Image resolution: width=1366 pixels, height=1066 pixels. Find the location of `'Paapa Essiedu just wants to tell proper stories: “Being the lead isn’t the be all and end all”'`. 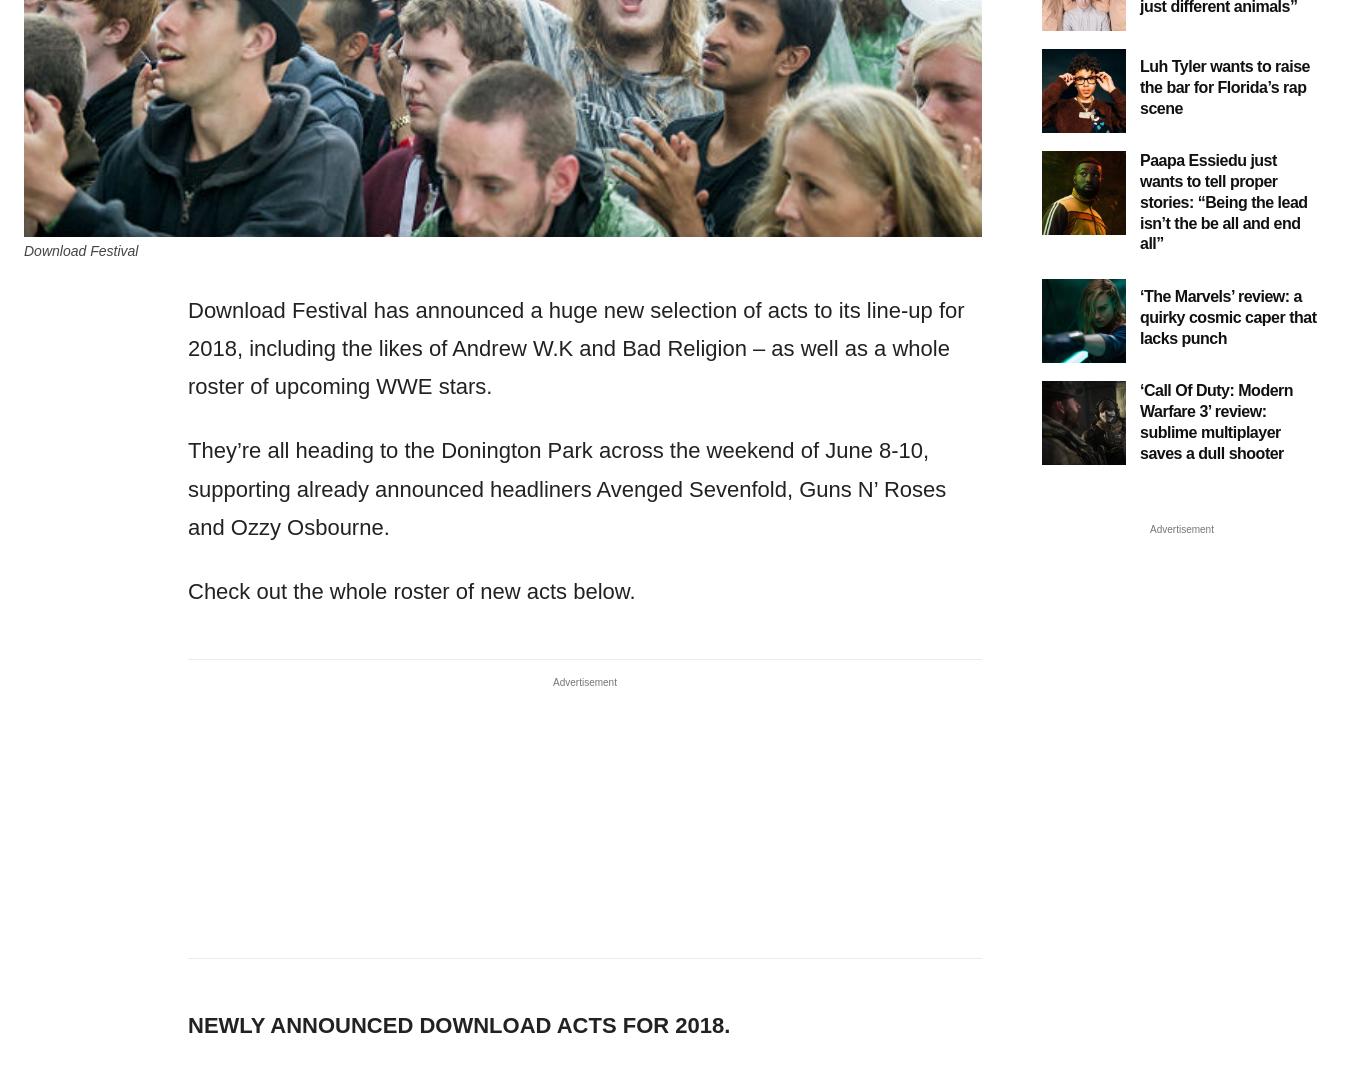

'Paapa Essiedu just wants to tell proper stories: “Being the lead isn’t the be all and end all”' is located at coordinates (1223, 201).